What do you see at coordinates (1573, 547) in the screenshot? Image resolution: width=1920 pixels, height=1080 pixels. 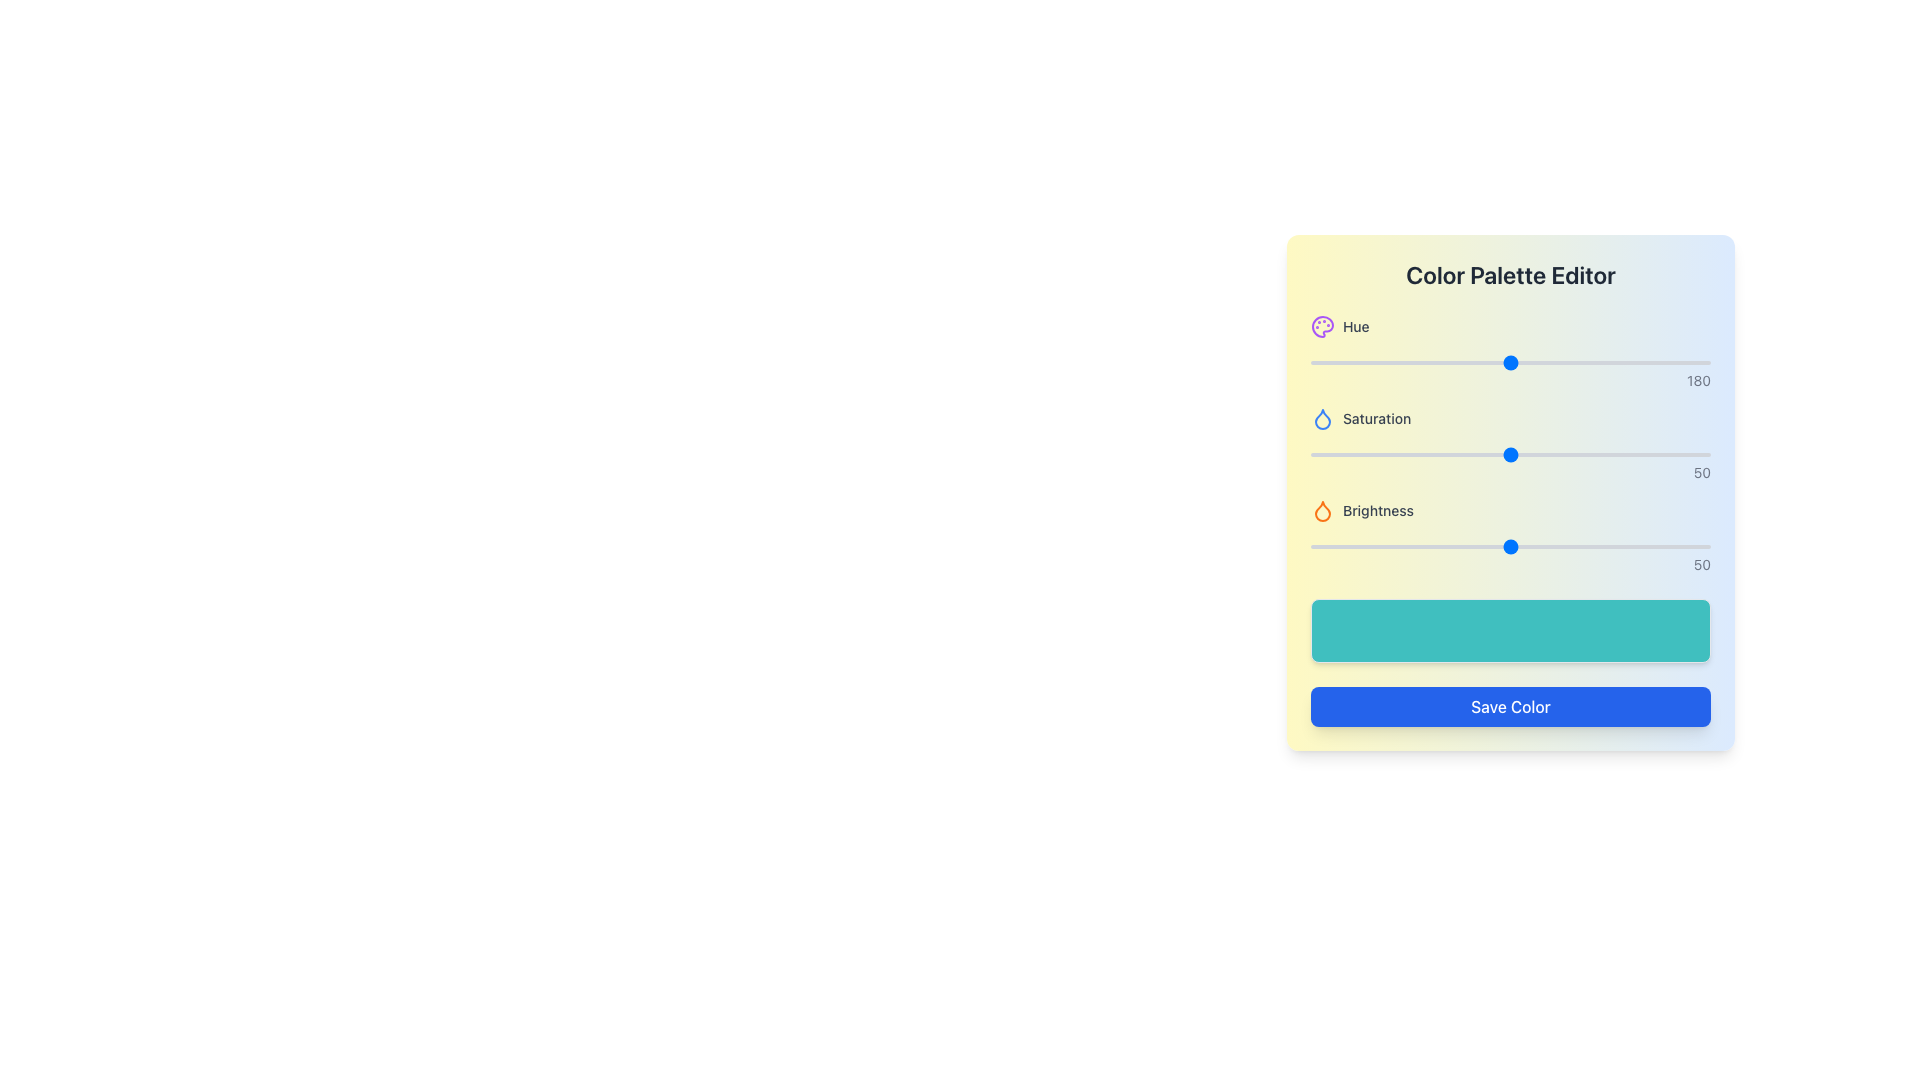 I see `the brightness` at bounding box center [1573, 547].